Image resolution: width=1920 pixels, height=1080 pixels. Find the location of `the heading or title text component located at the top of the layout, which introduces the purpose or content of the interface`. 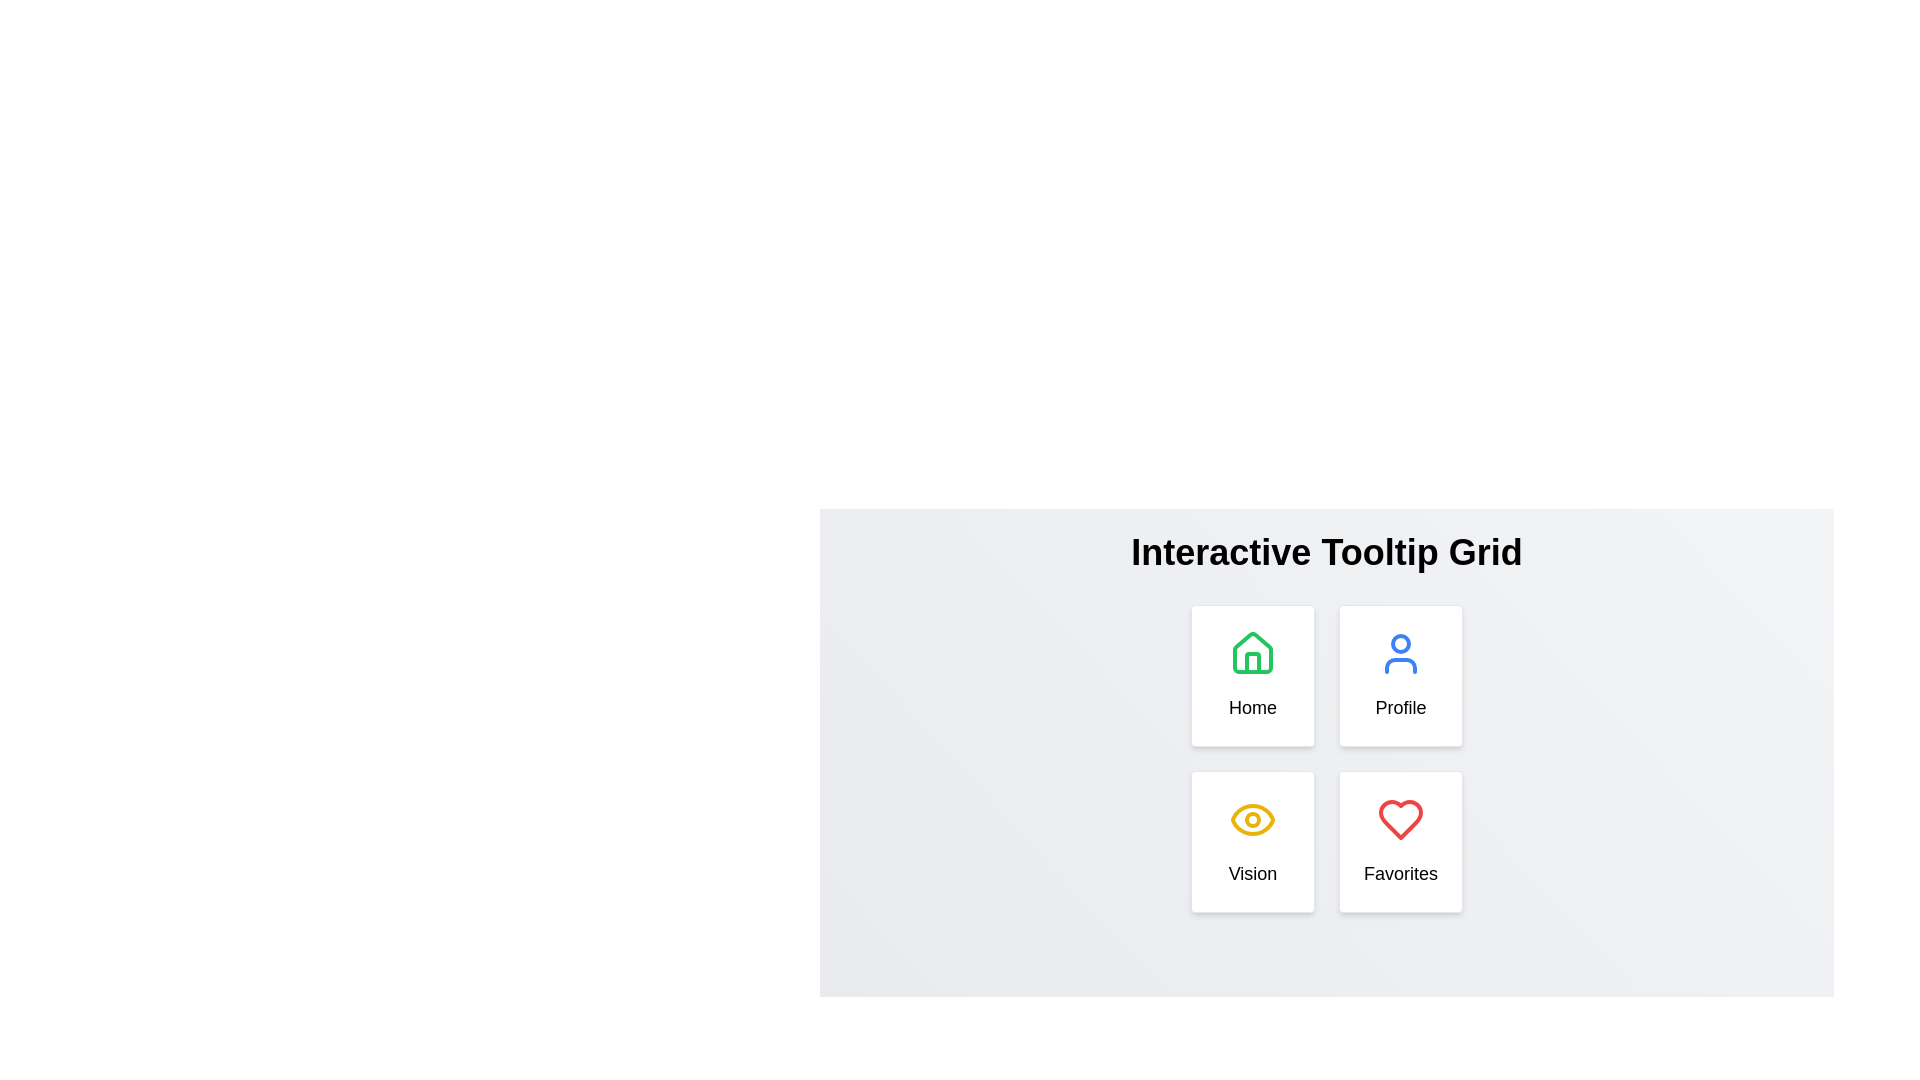

the heading or title text component located at the top of the layout, which introduces the purpose or content of the interface is located at coordinates (1326, 552).